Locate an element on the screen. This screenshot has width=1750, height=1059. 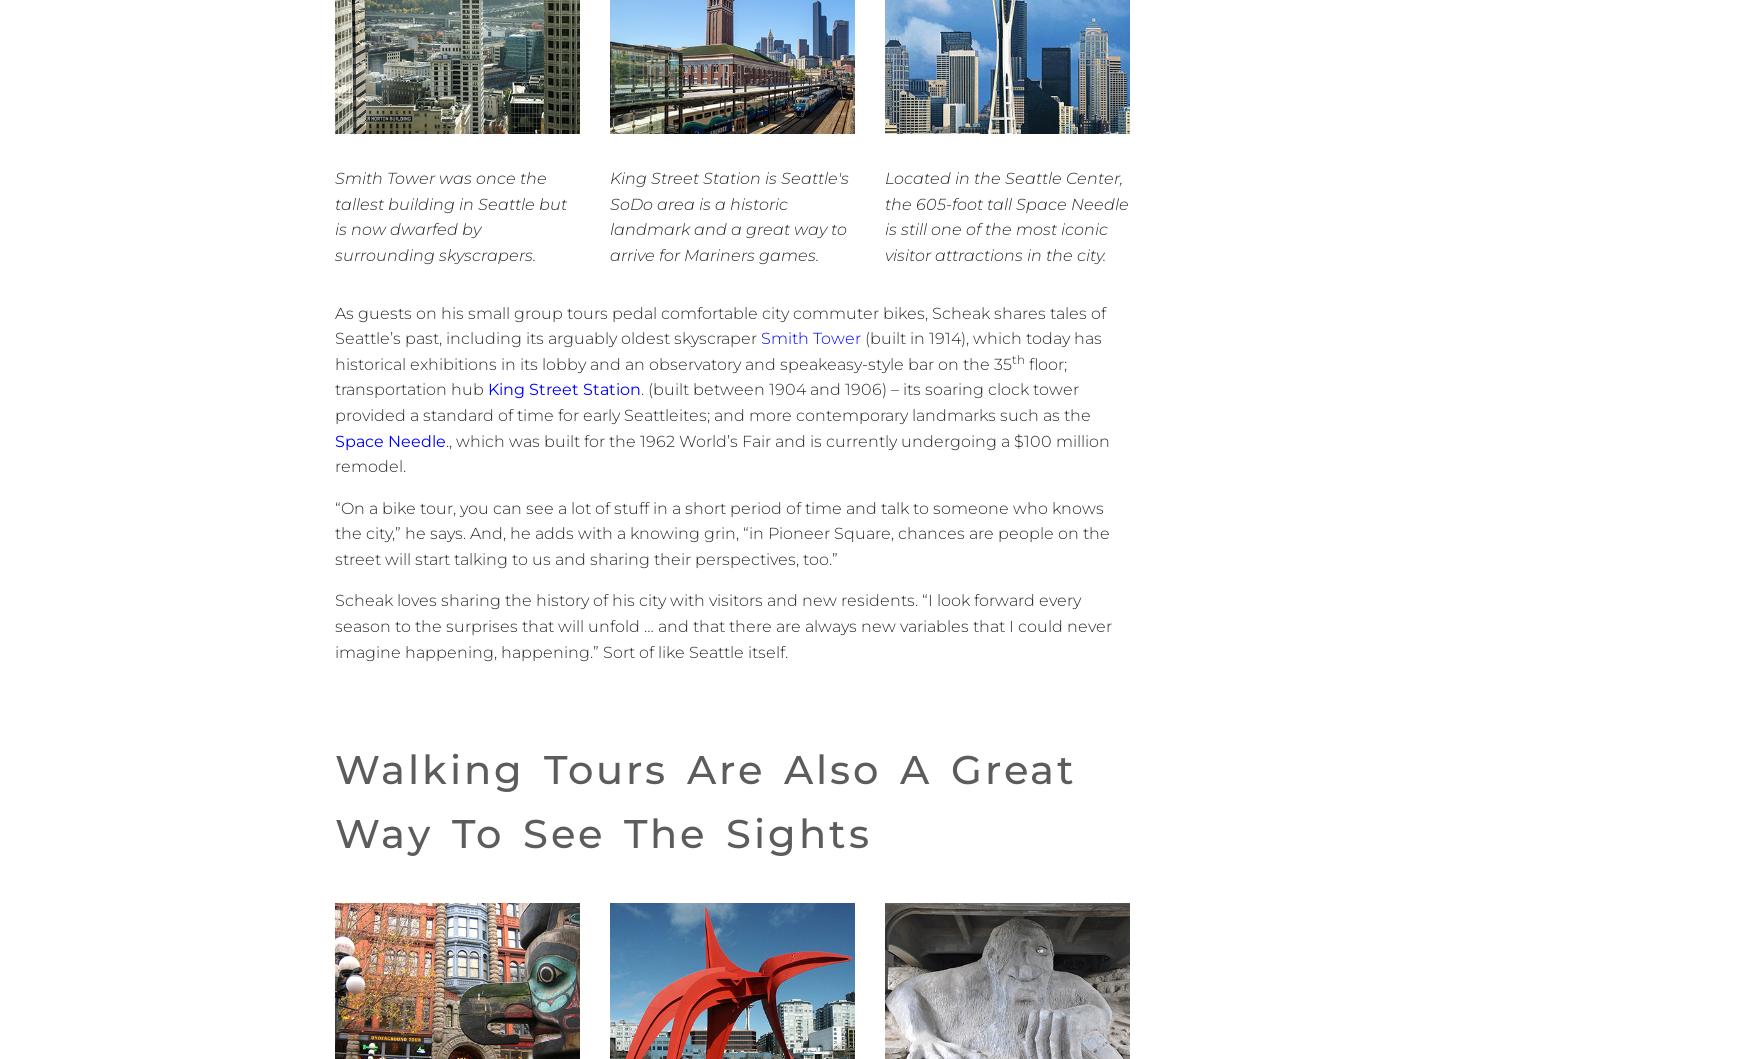
'(built in 1914), which today has historical exhibitions in its lobby and an observatory and speakeasy-style bar on the 35' is located at coordinates (718, 349).